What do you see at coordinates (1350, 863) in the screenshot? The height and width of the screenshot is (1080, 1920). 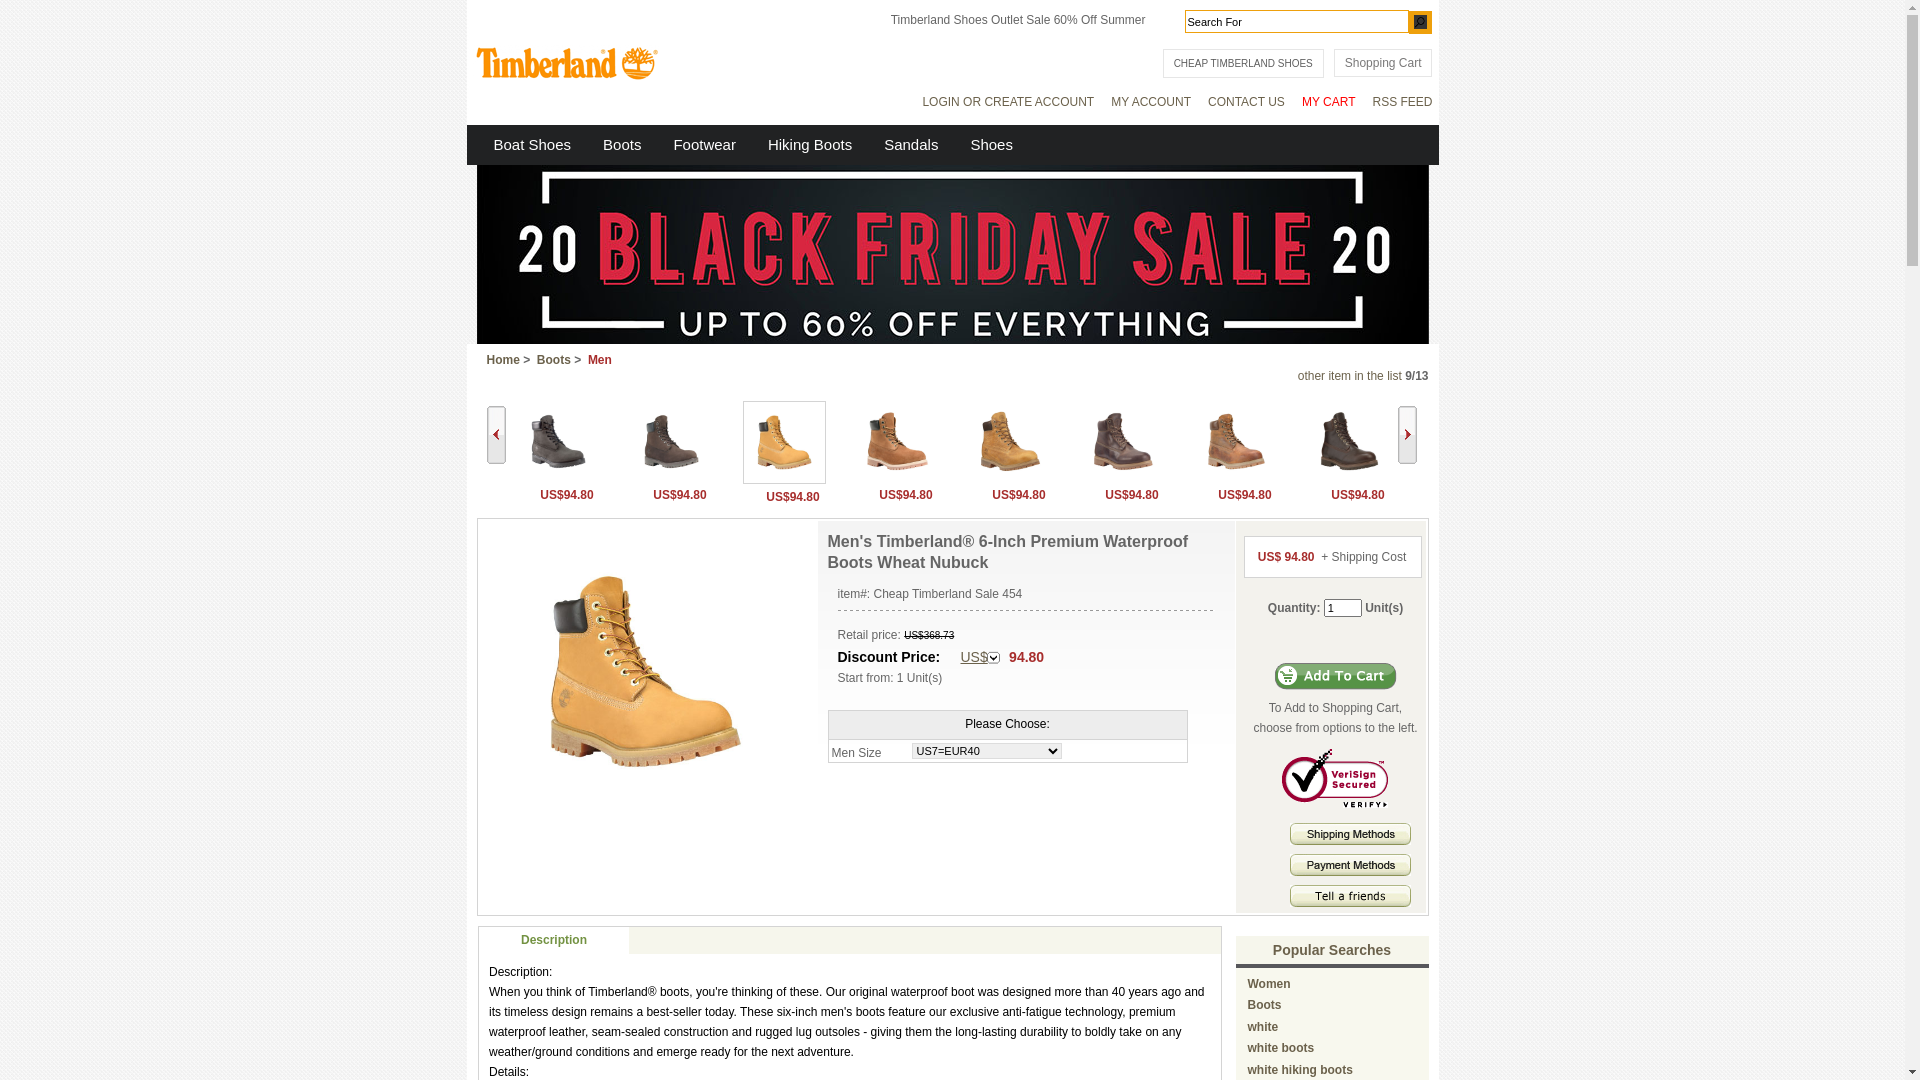 I see `' Payment Methods '` at bounding box center [1350, 863].